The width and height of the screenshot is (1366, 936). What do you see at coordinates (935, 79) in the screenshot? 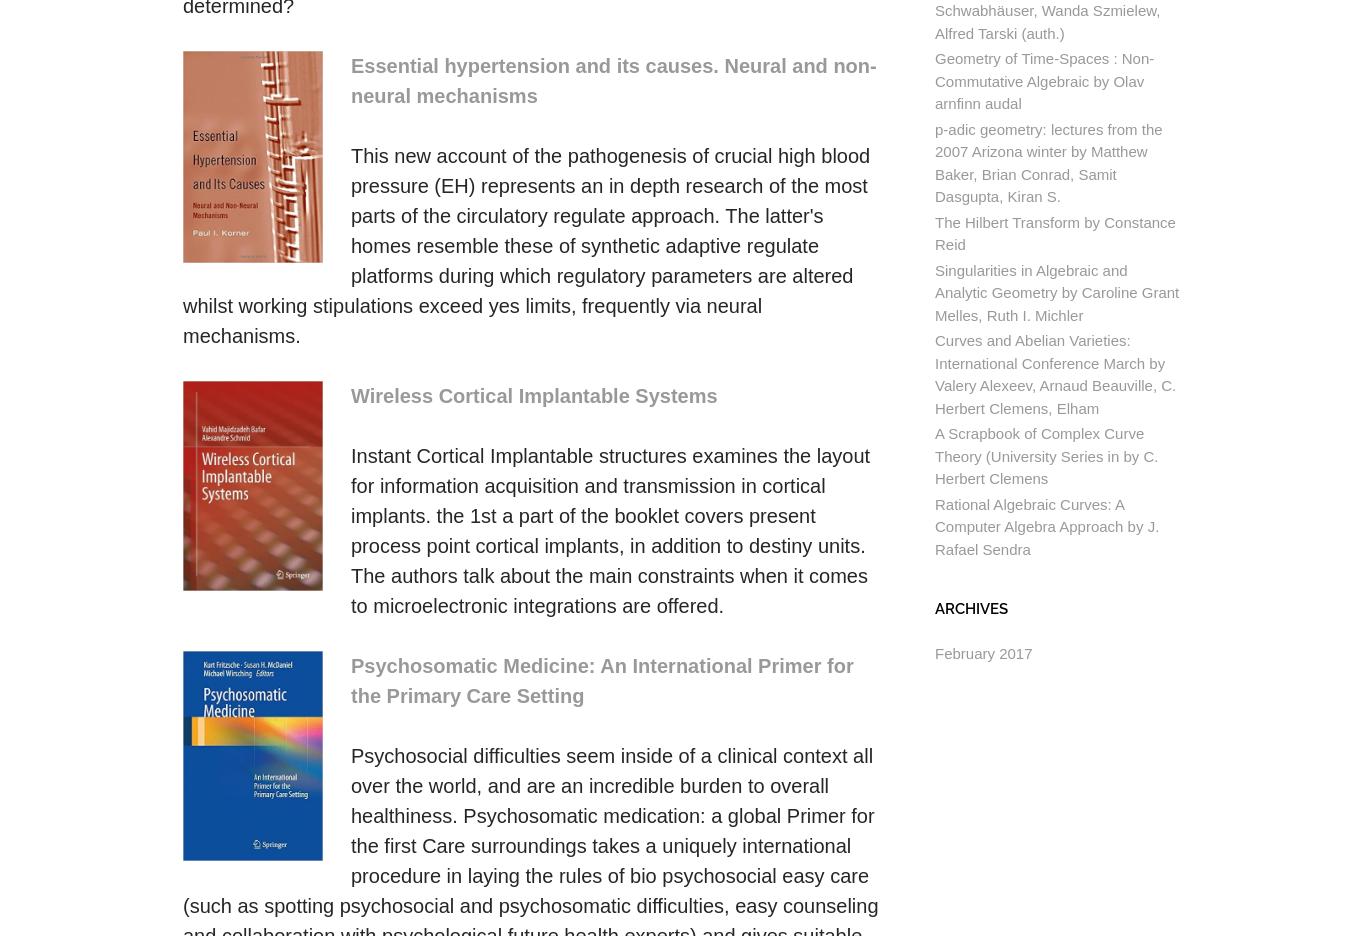
I see `'Geometry of Time-Spaces : Non-Commutative Algebraic by Olav arnfinn audal'` at bounding box center [935, 79].